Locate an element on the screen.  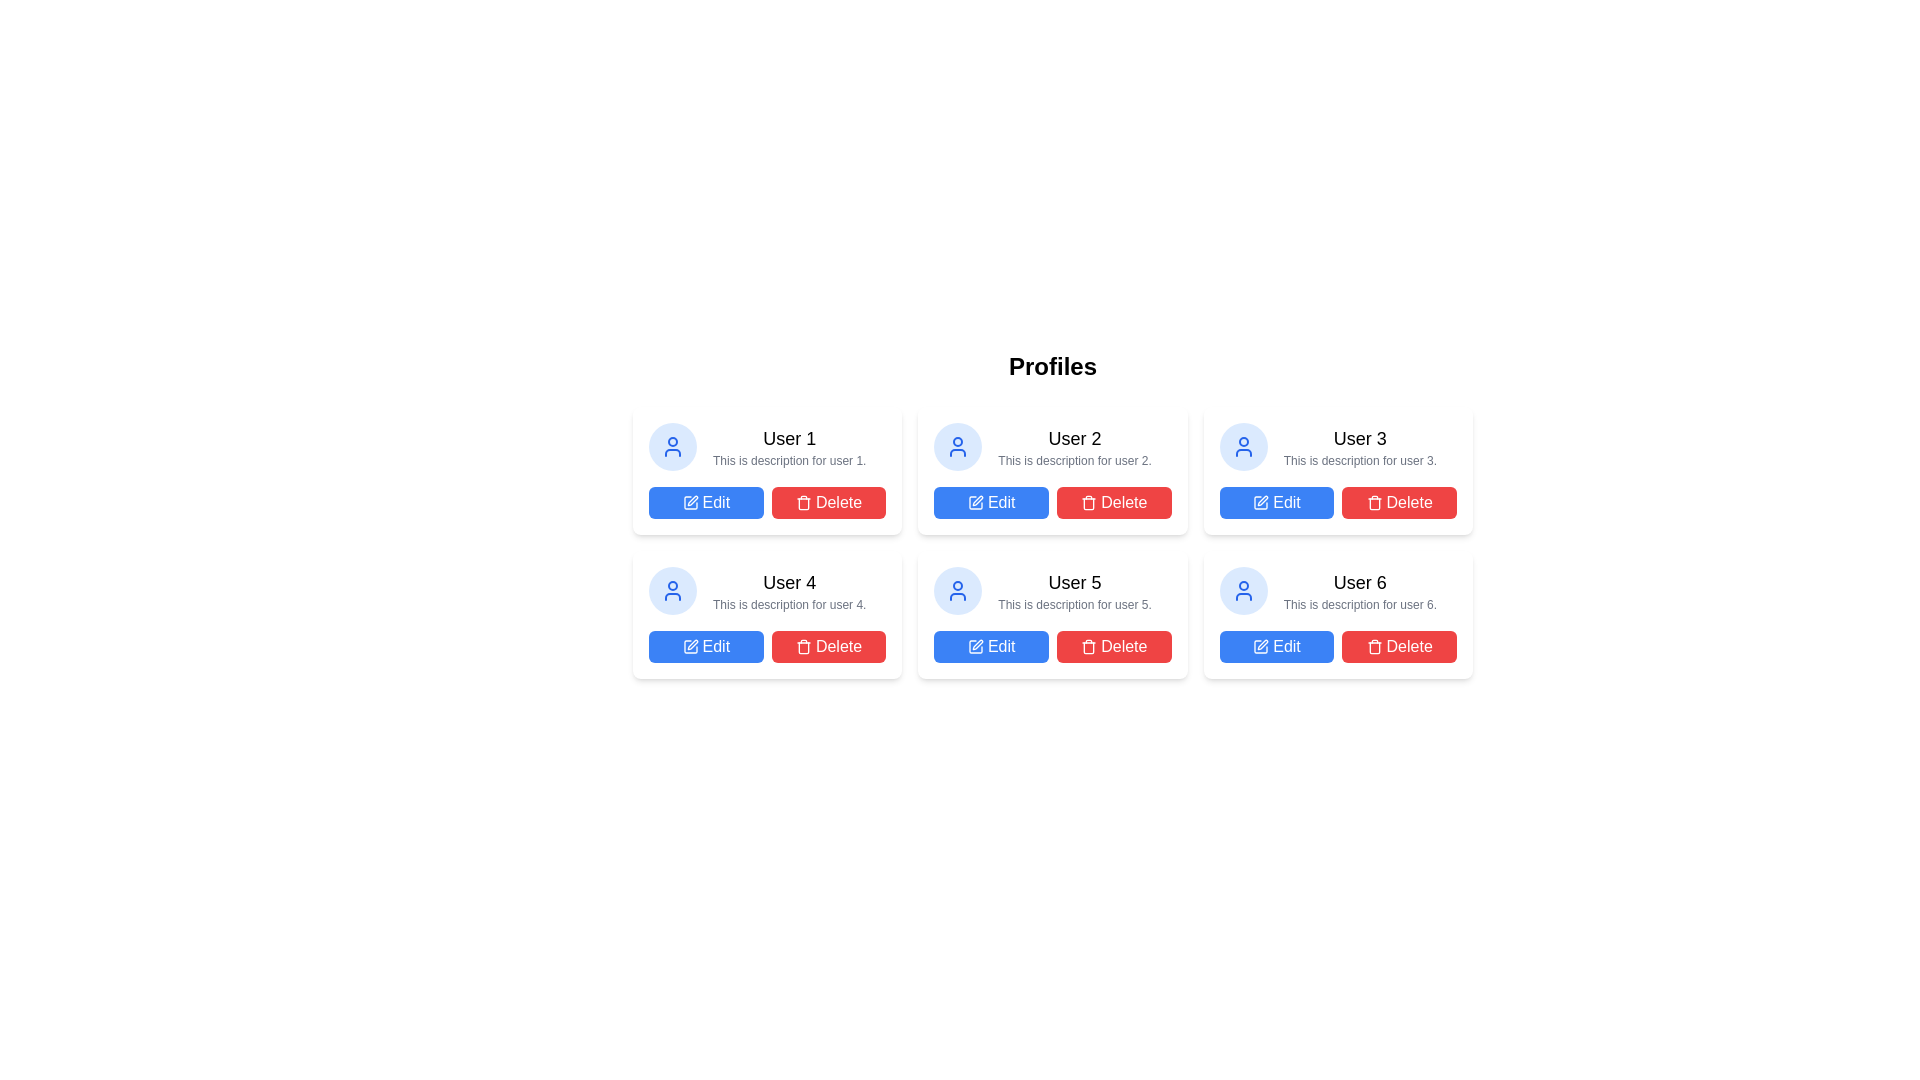
the interactive buttons for user profile 'User 5' is located at coordinates (1051, 647).